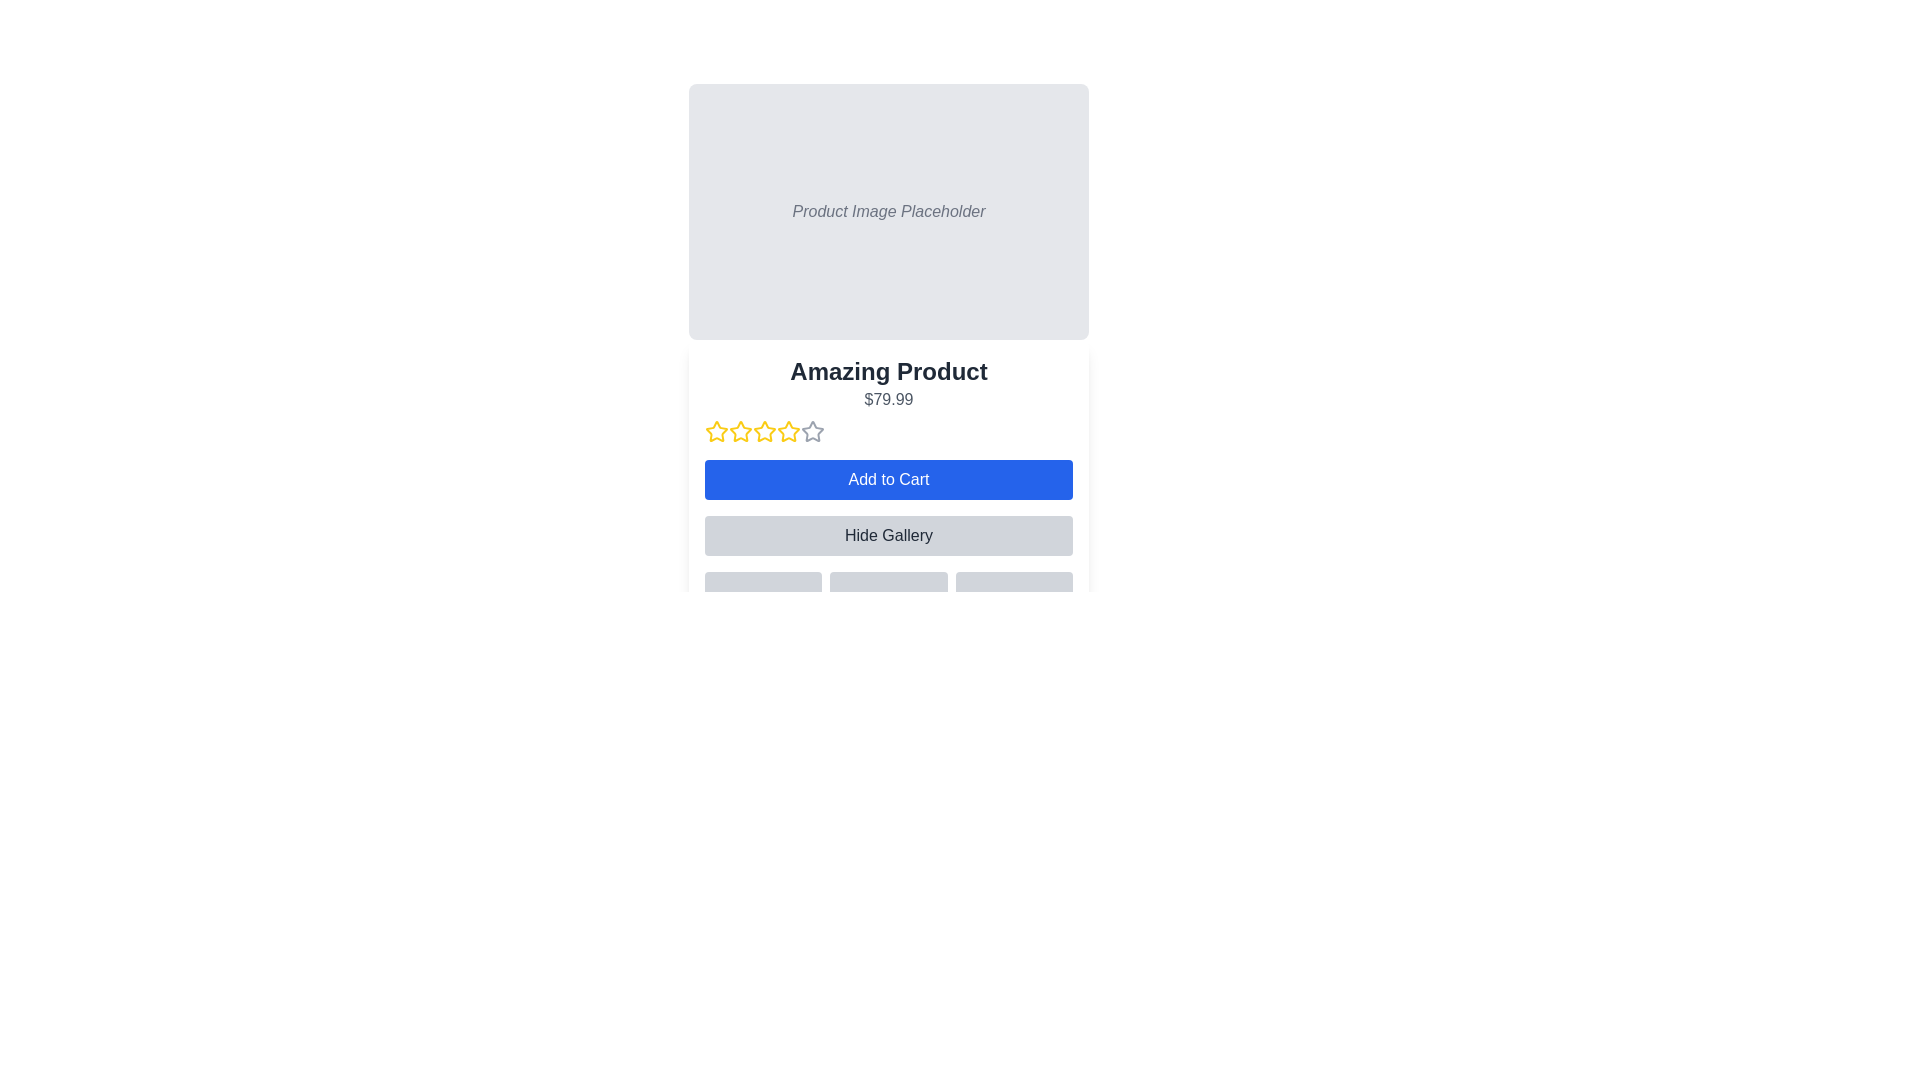  I want to click on the second star rating icon, which is outlined in yellow and indicates a two-star rating option, so click(739, 430).